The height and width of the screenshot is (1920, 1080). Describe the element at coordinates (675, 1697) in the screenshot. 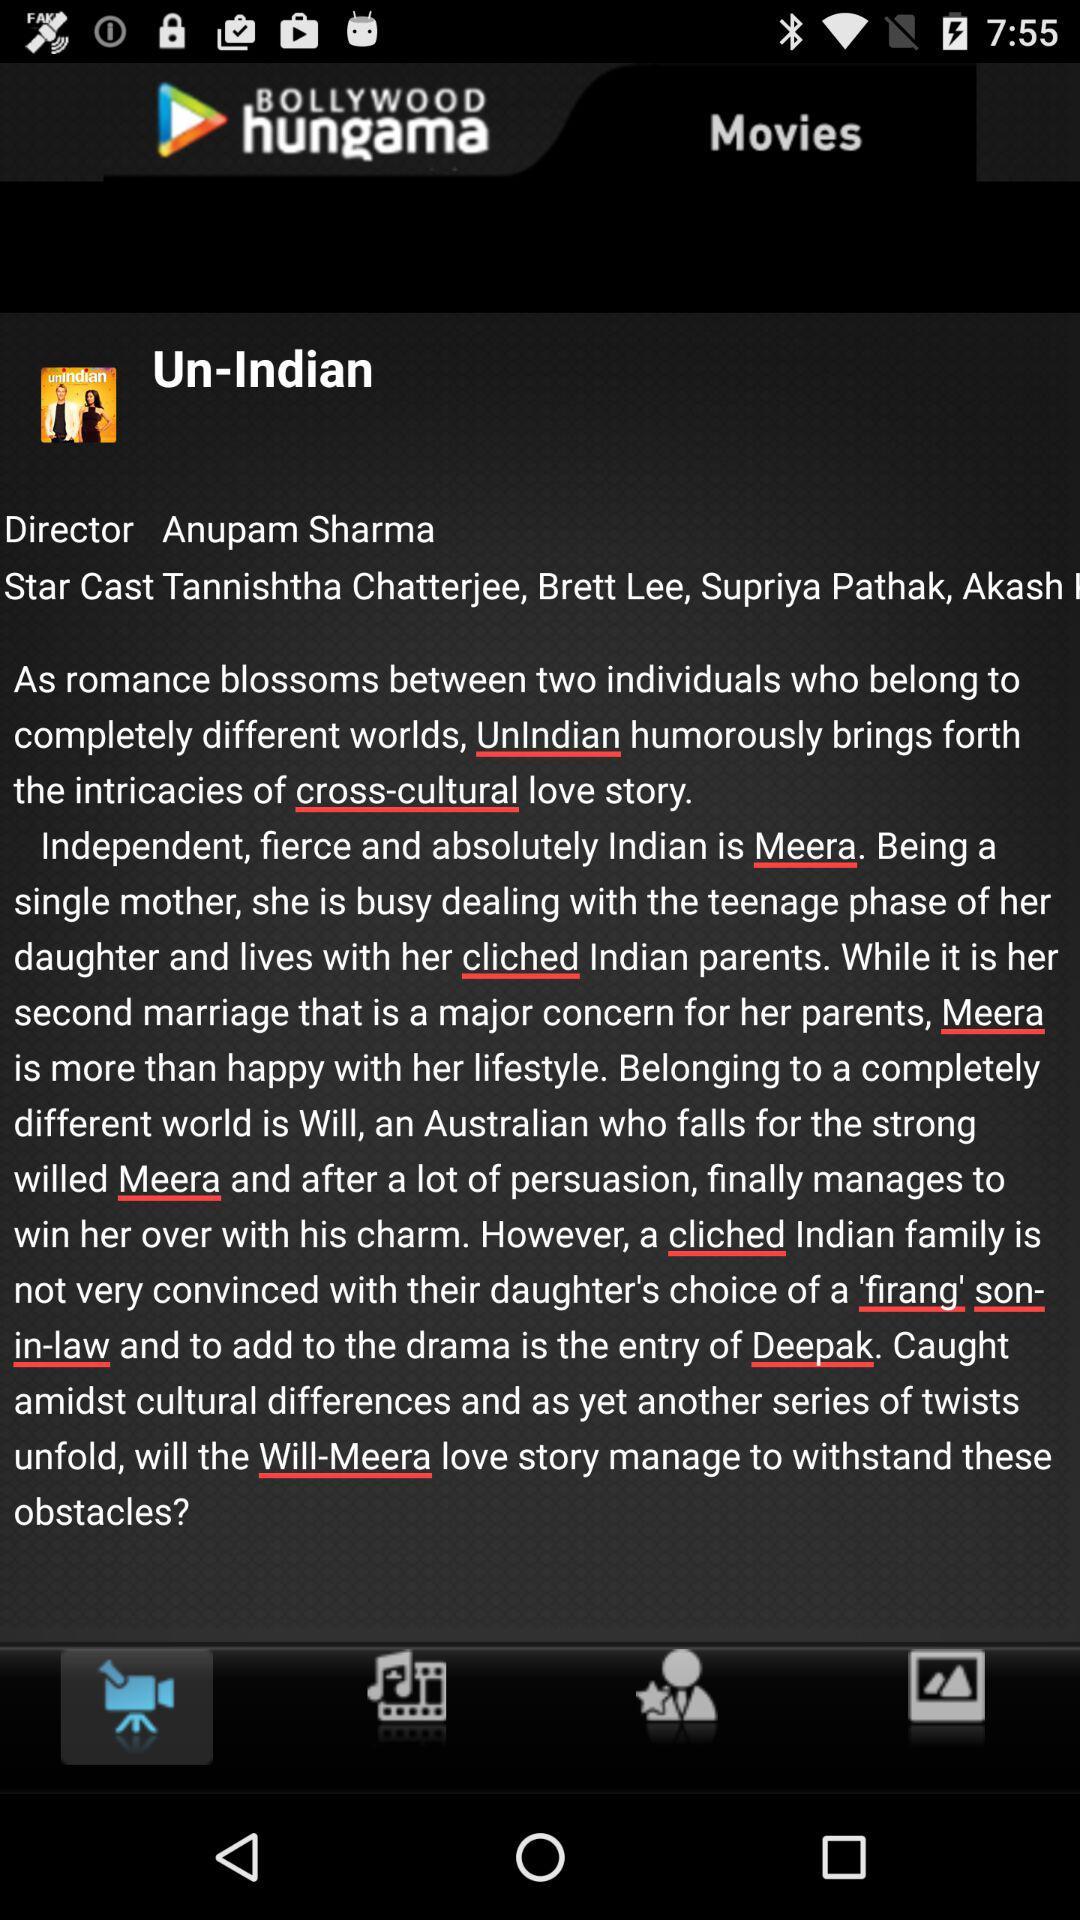

I see `to my favorites` at that location.